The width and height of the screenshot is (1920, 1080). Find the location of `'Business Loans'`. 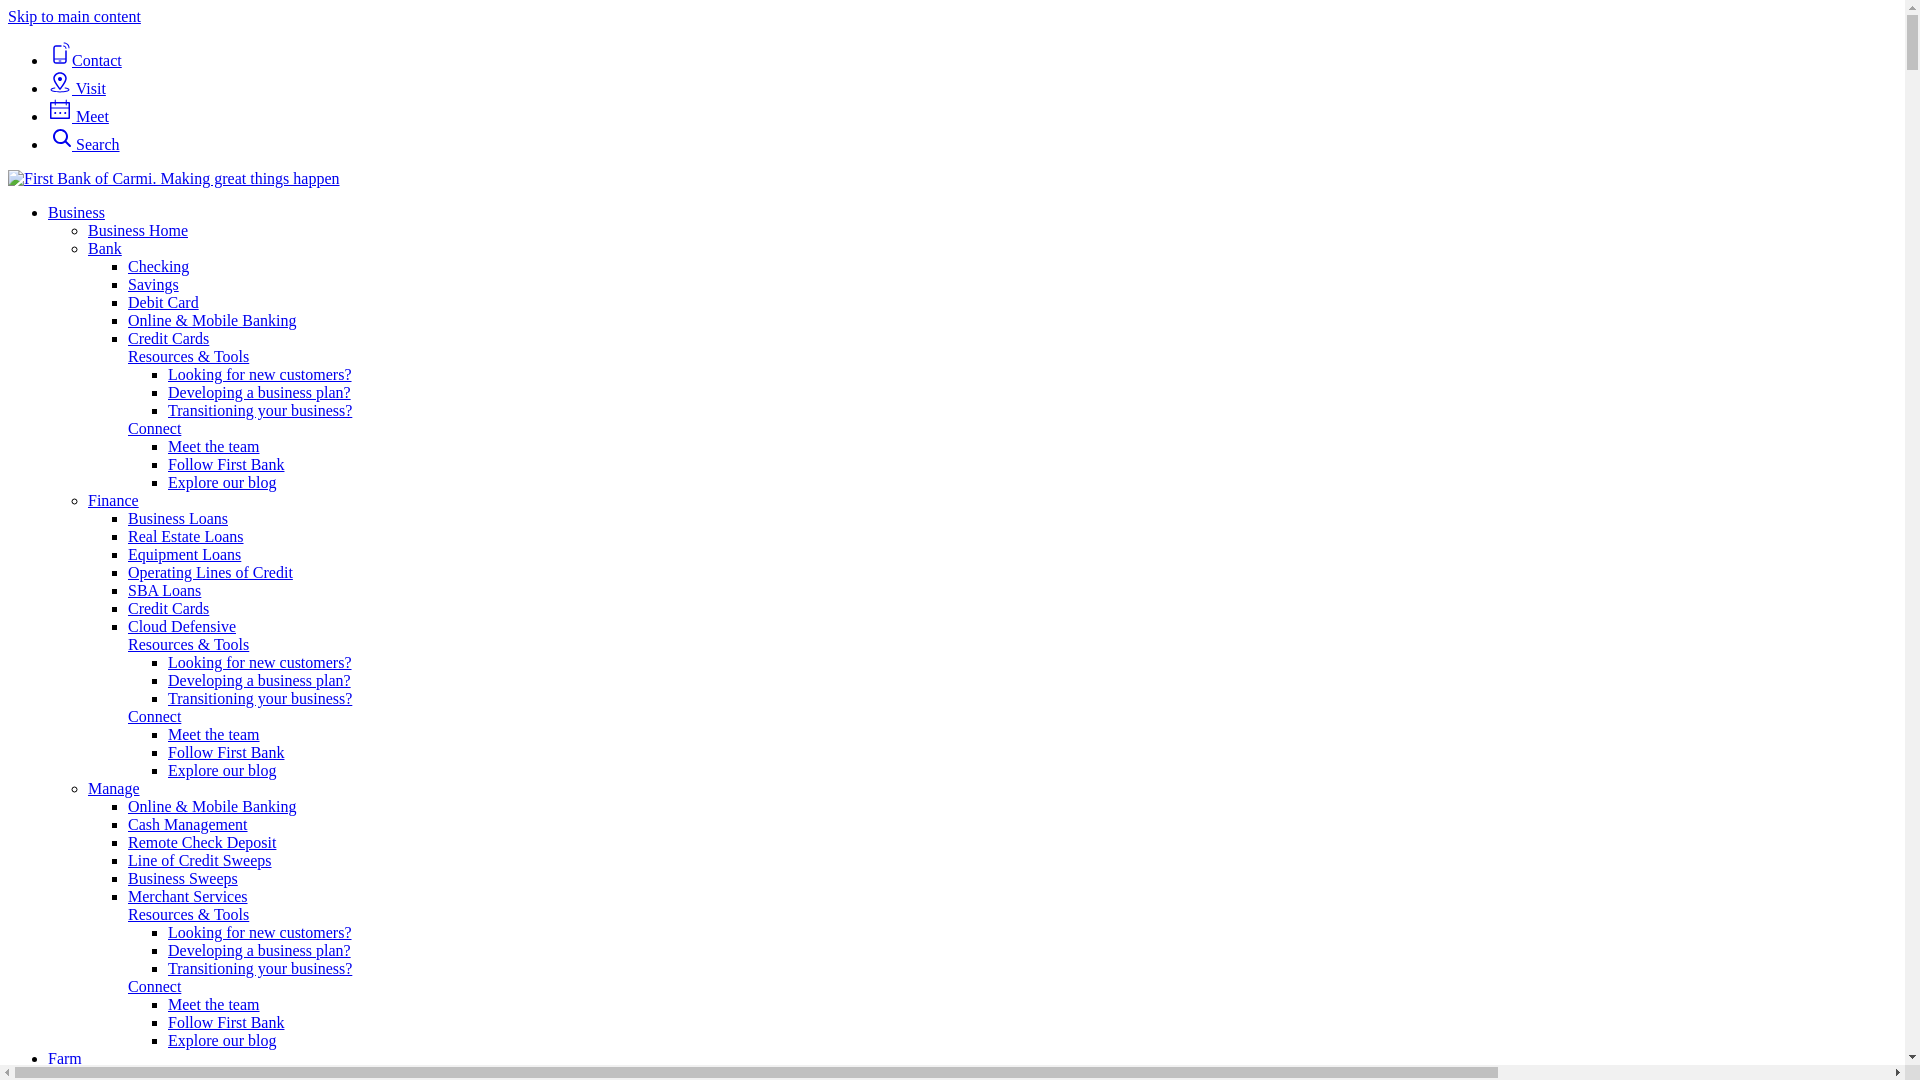

'Business Loans' is located at coordinates (127, 517).